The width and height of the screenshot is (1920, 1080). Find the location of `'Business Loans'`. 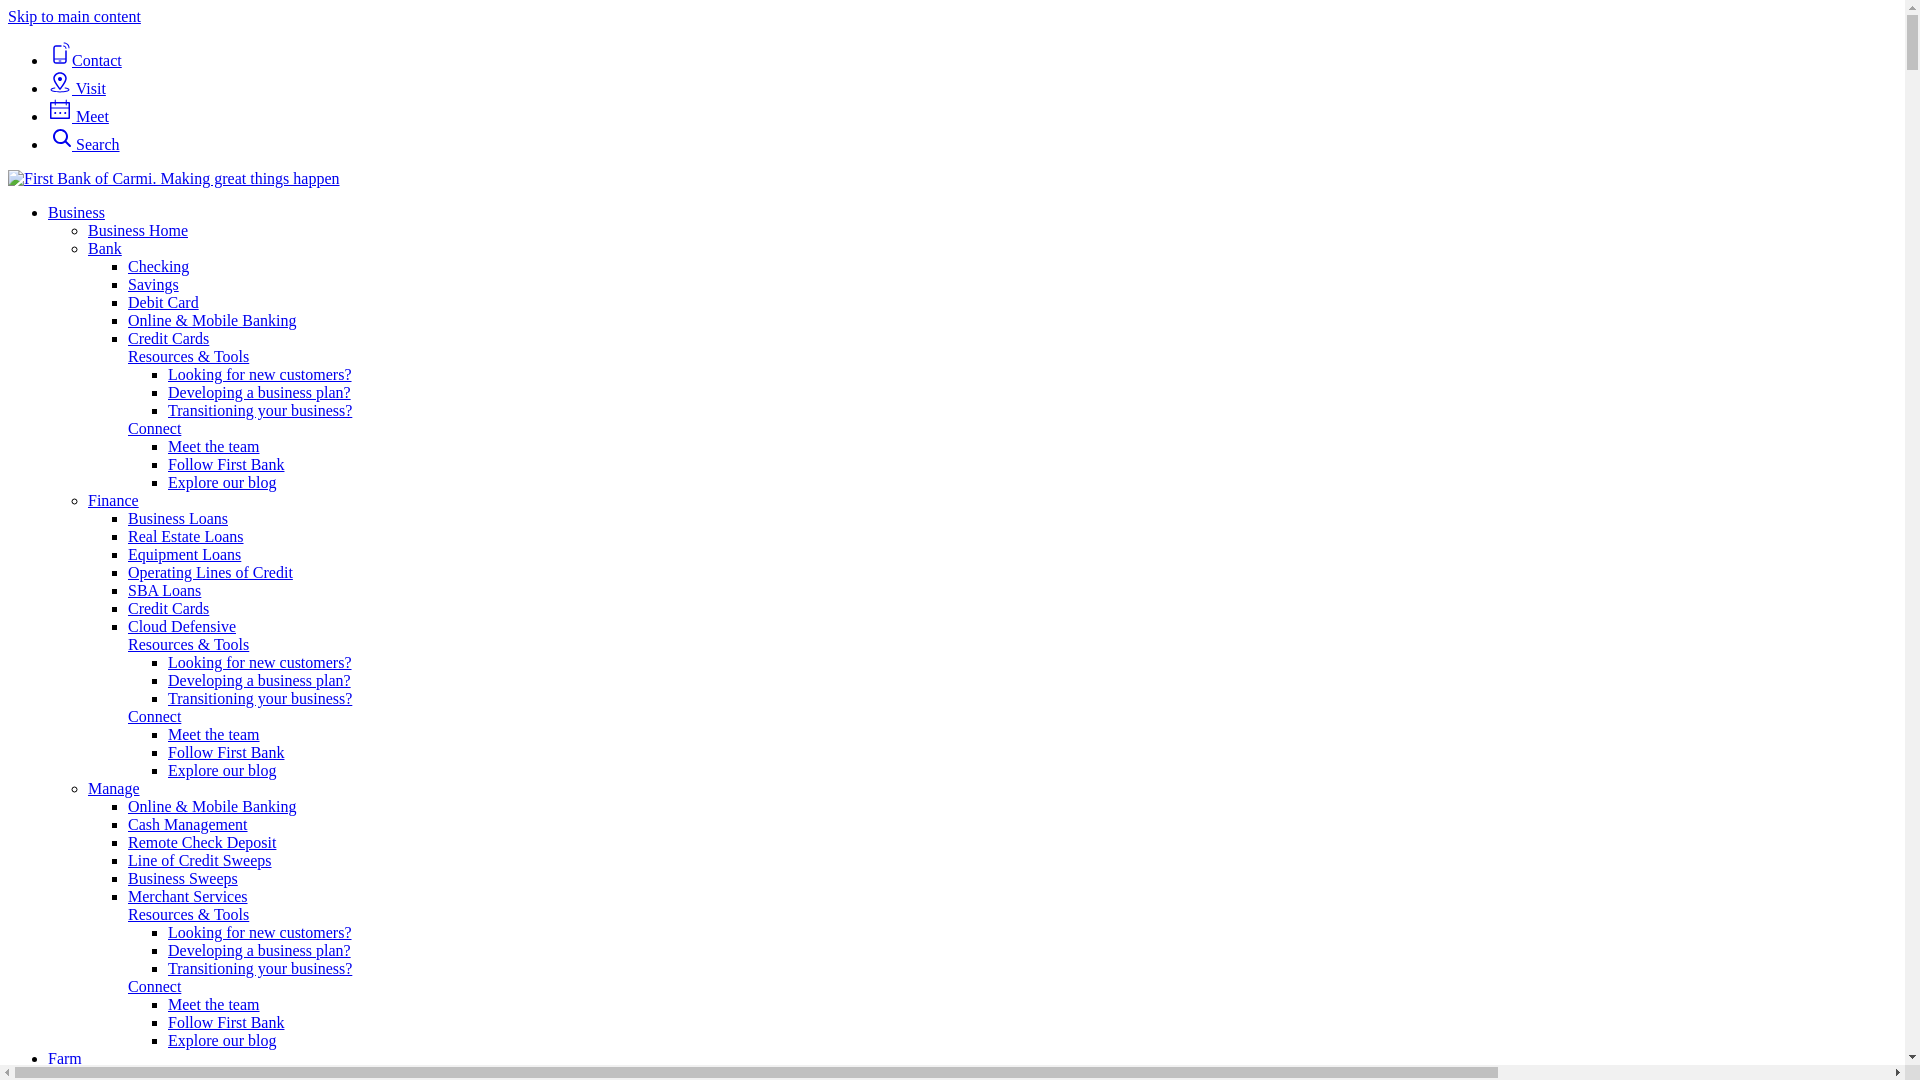

'Business Loans' is located at coordinates (127, 517).